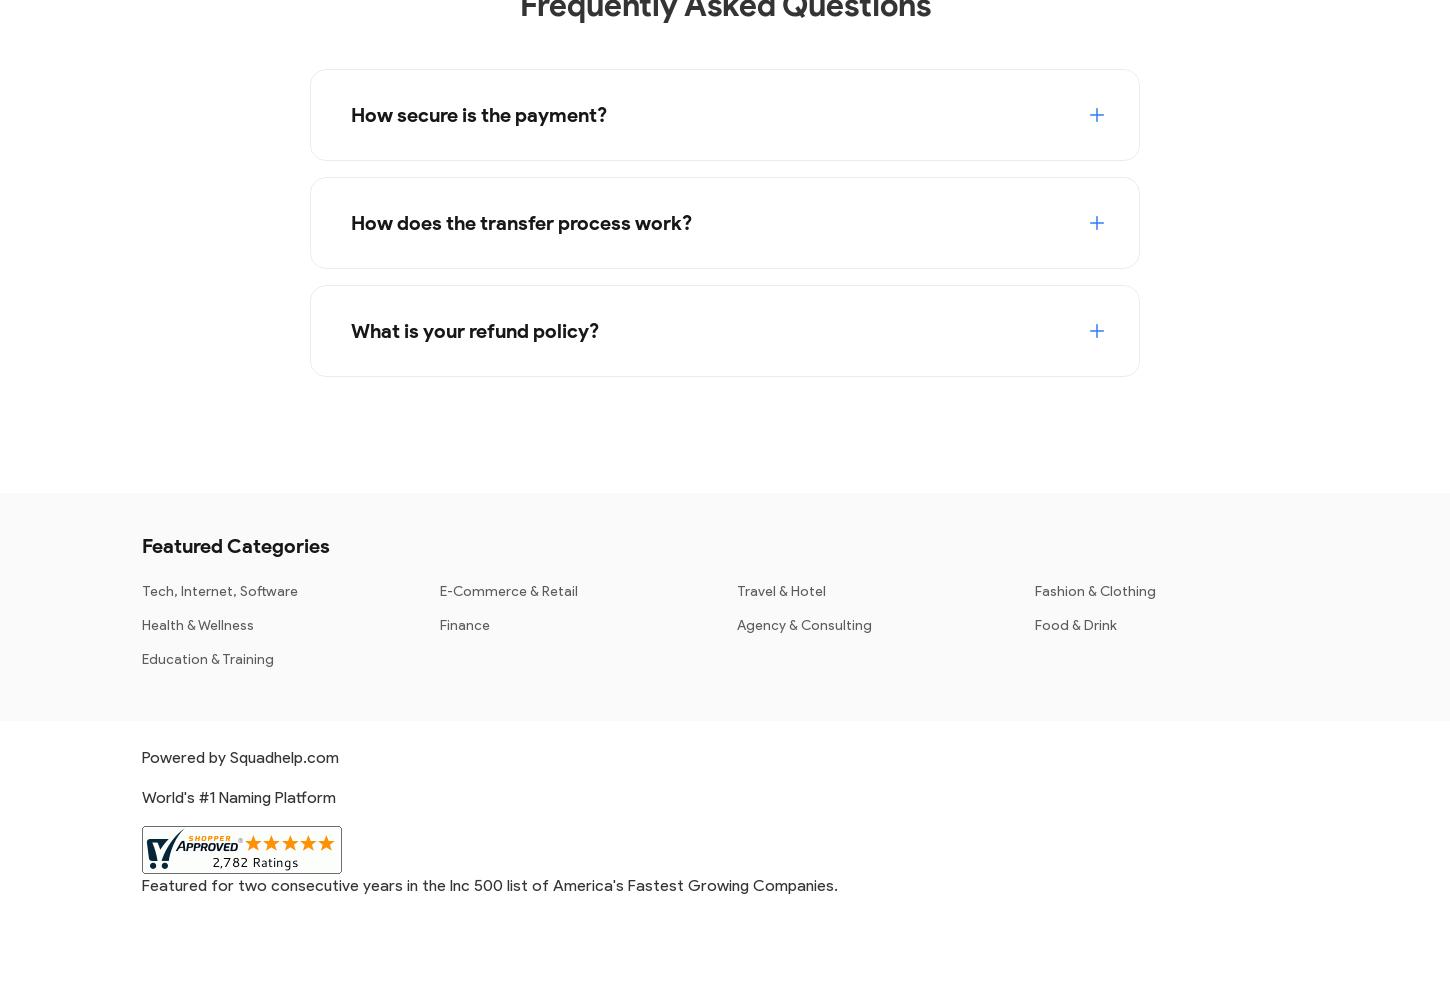 The height and width of the screenshot is (997, 1450). I want to click on 'Fashion & Clothing', so click(1093, 589).